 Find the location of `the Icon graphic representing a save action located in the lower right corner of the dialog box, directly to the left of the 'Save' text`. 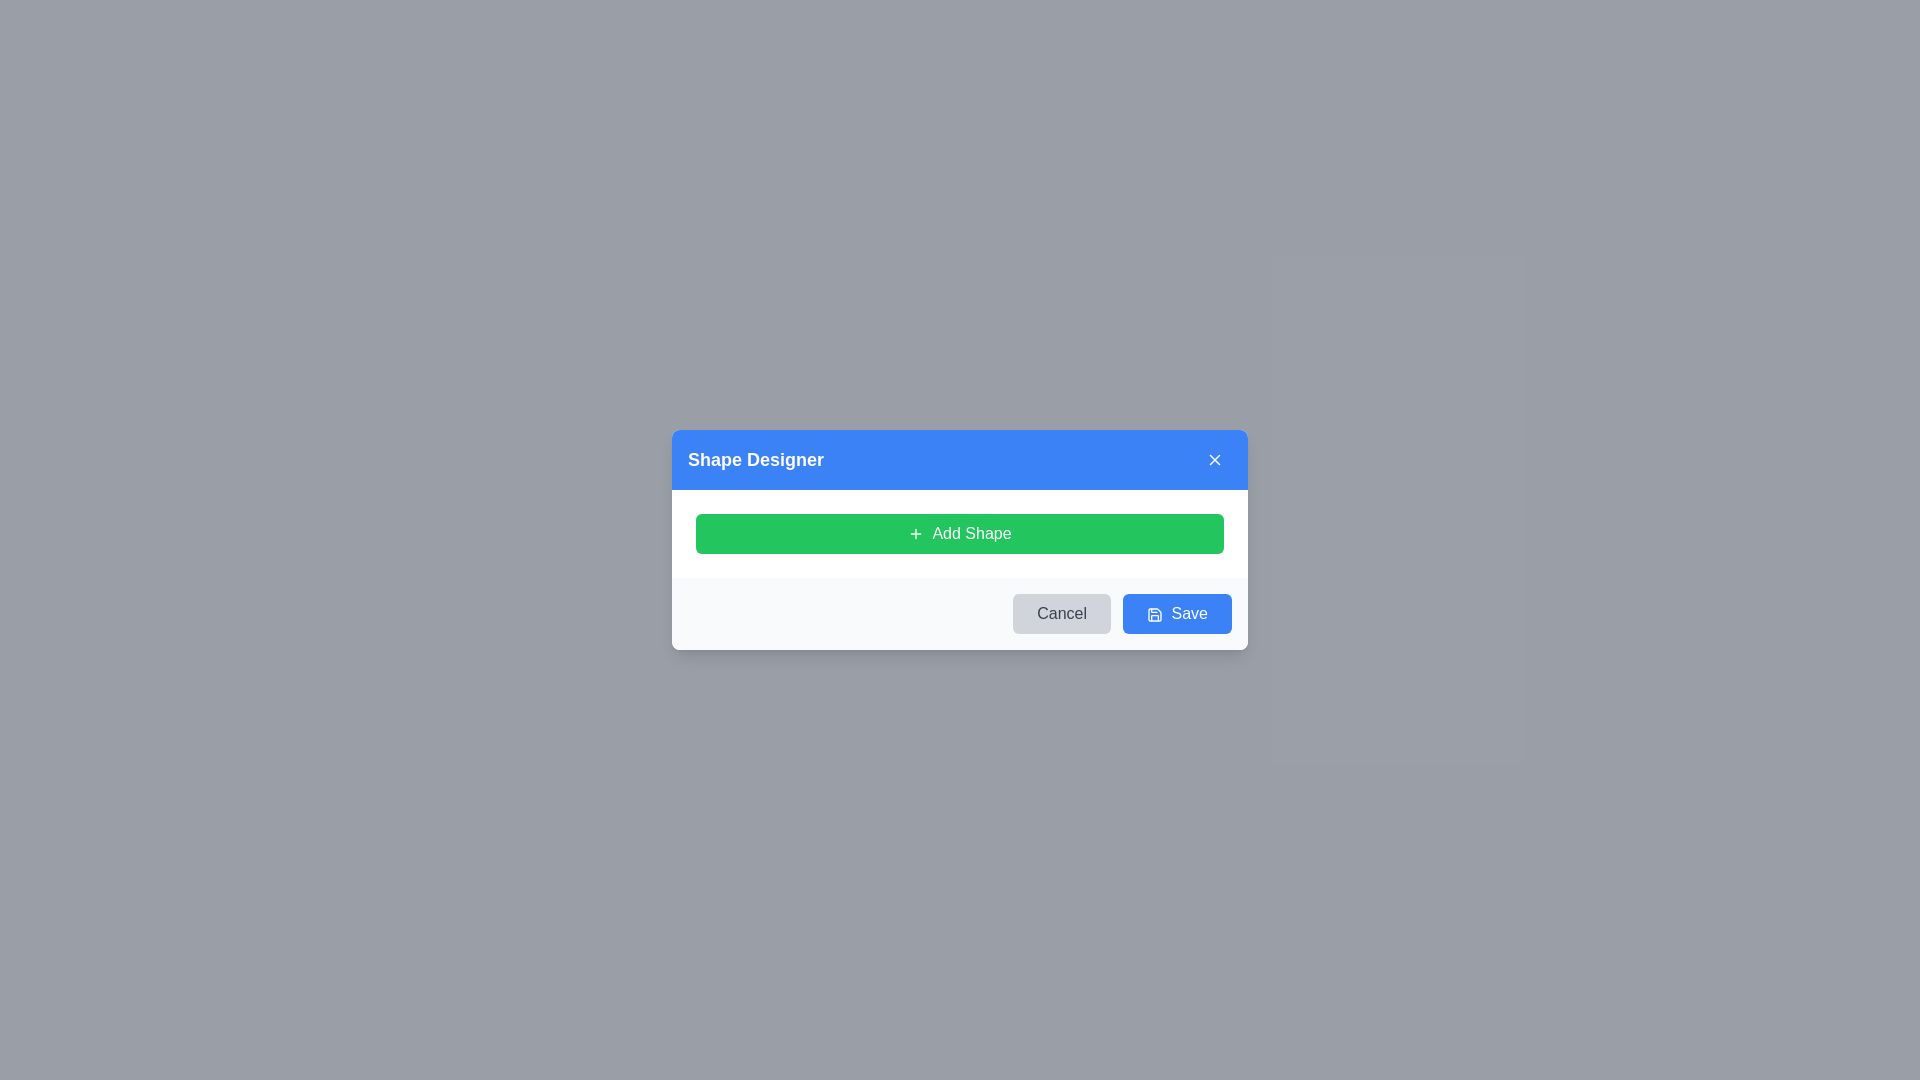

the Icon graphic representing a save action located in the lower right corner of the dialog box, directly to the left of the 'Save' text is located at coordinates (1155, 613).